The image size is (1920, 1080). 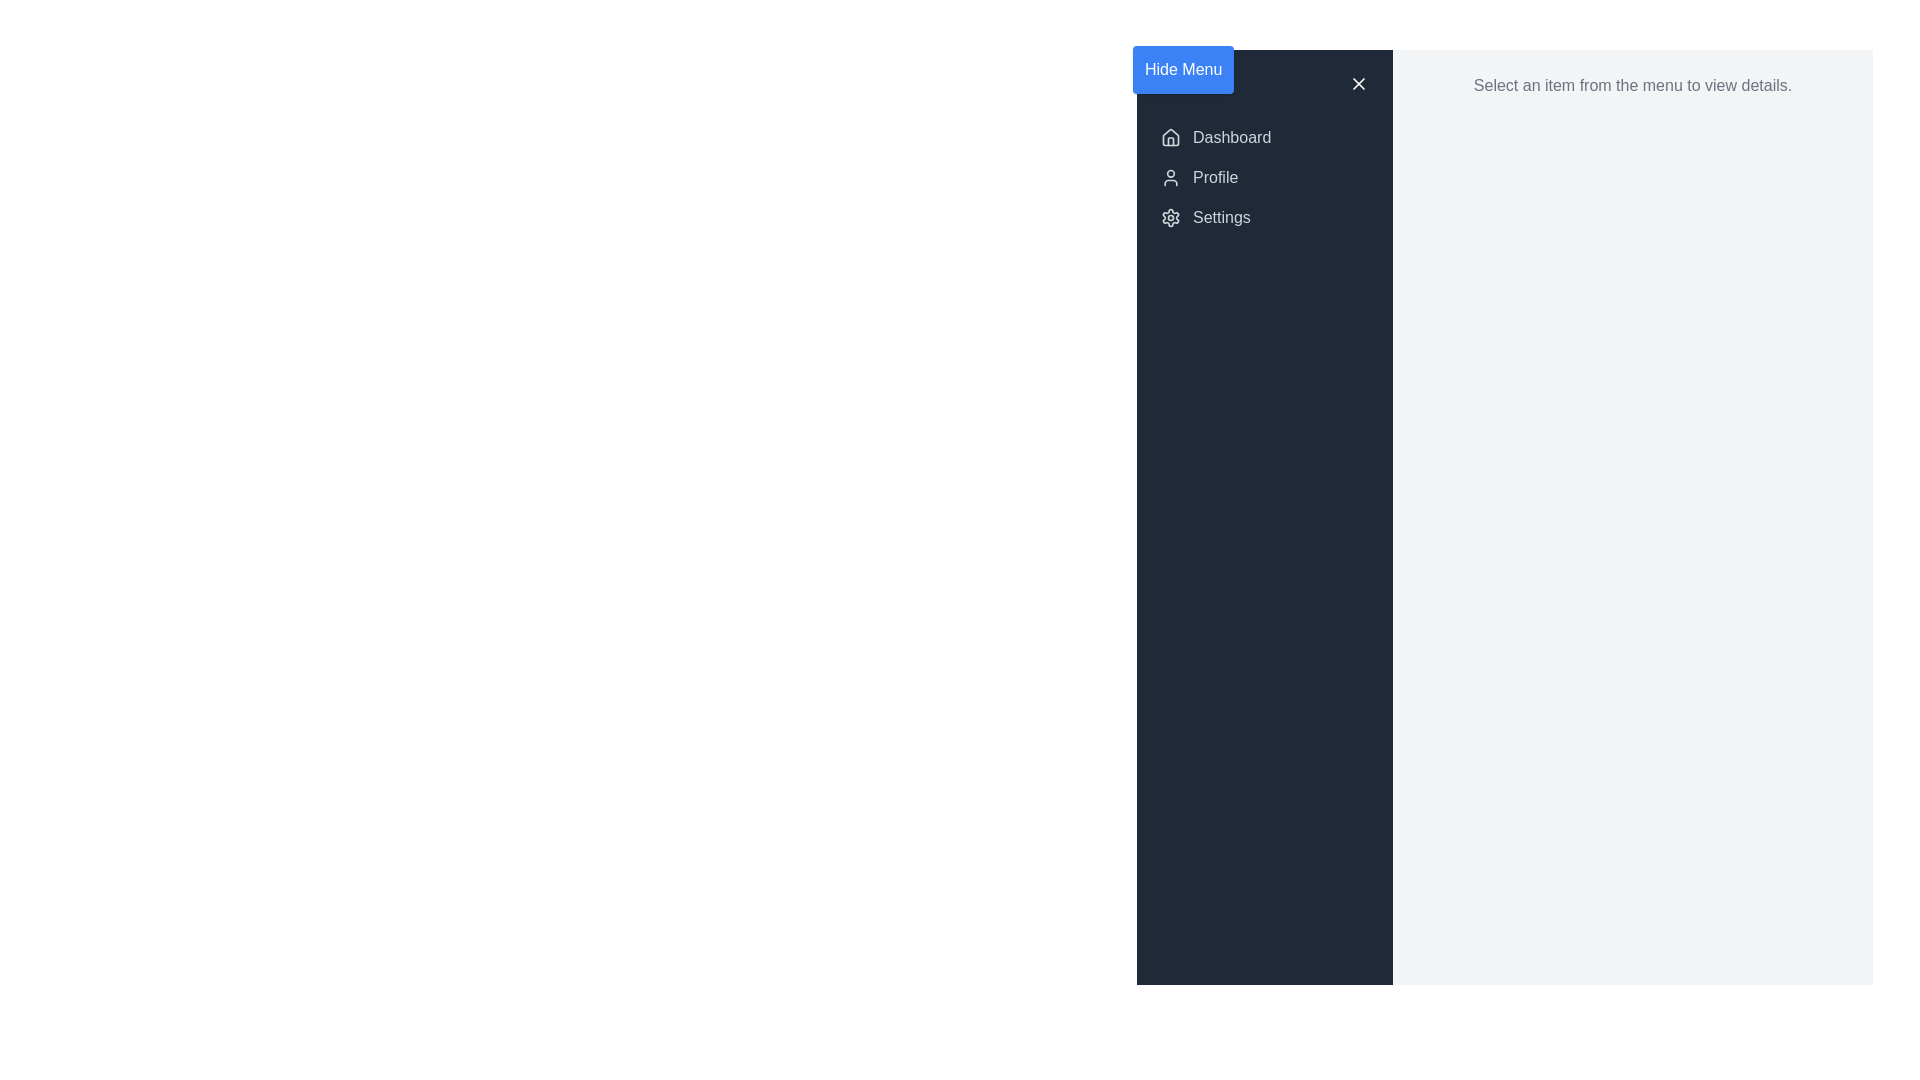 I want to click on the second item in the vertical menu that navigates to the Profile section, so click(x=1264, y=176).